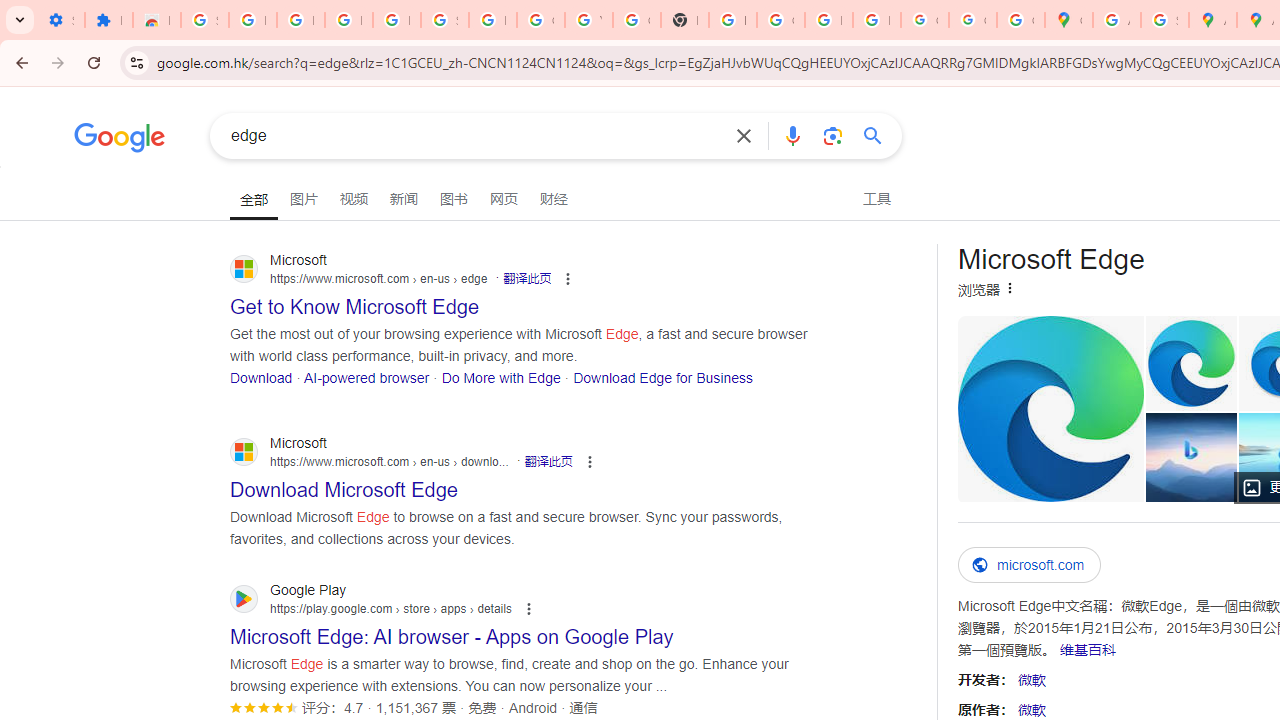  I want to click on 'Download', so click(260, 377).